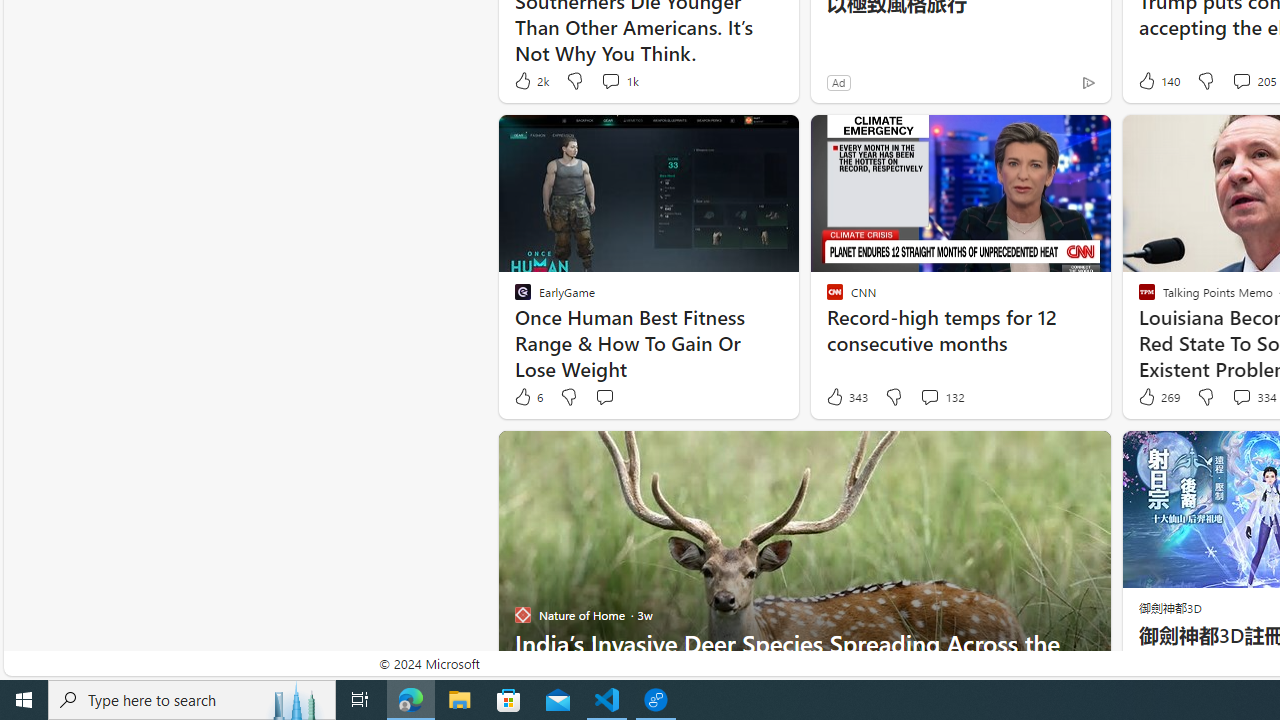  What do you see at coordinates (928, 397) in the screenshot?
I see `'View comments 132 Comment'` at bounding box center [928, 397].